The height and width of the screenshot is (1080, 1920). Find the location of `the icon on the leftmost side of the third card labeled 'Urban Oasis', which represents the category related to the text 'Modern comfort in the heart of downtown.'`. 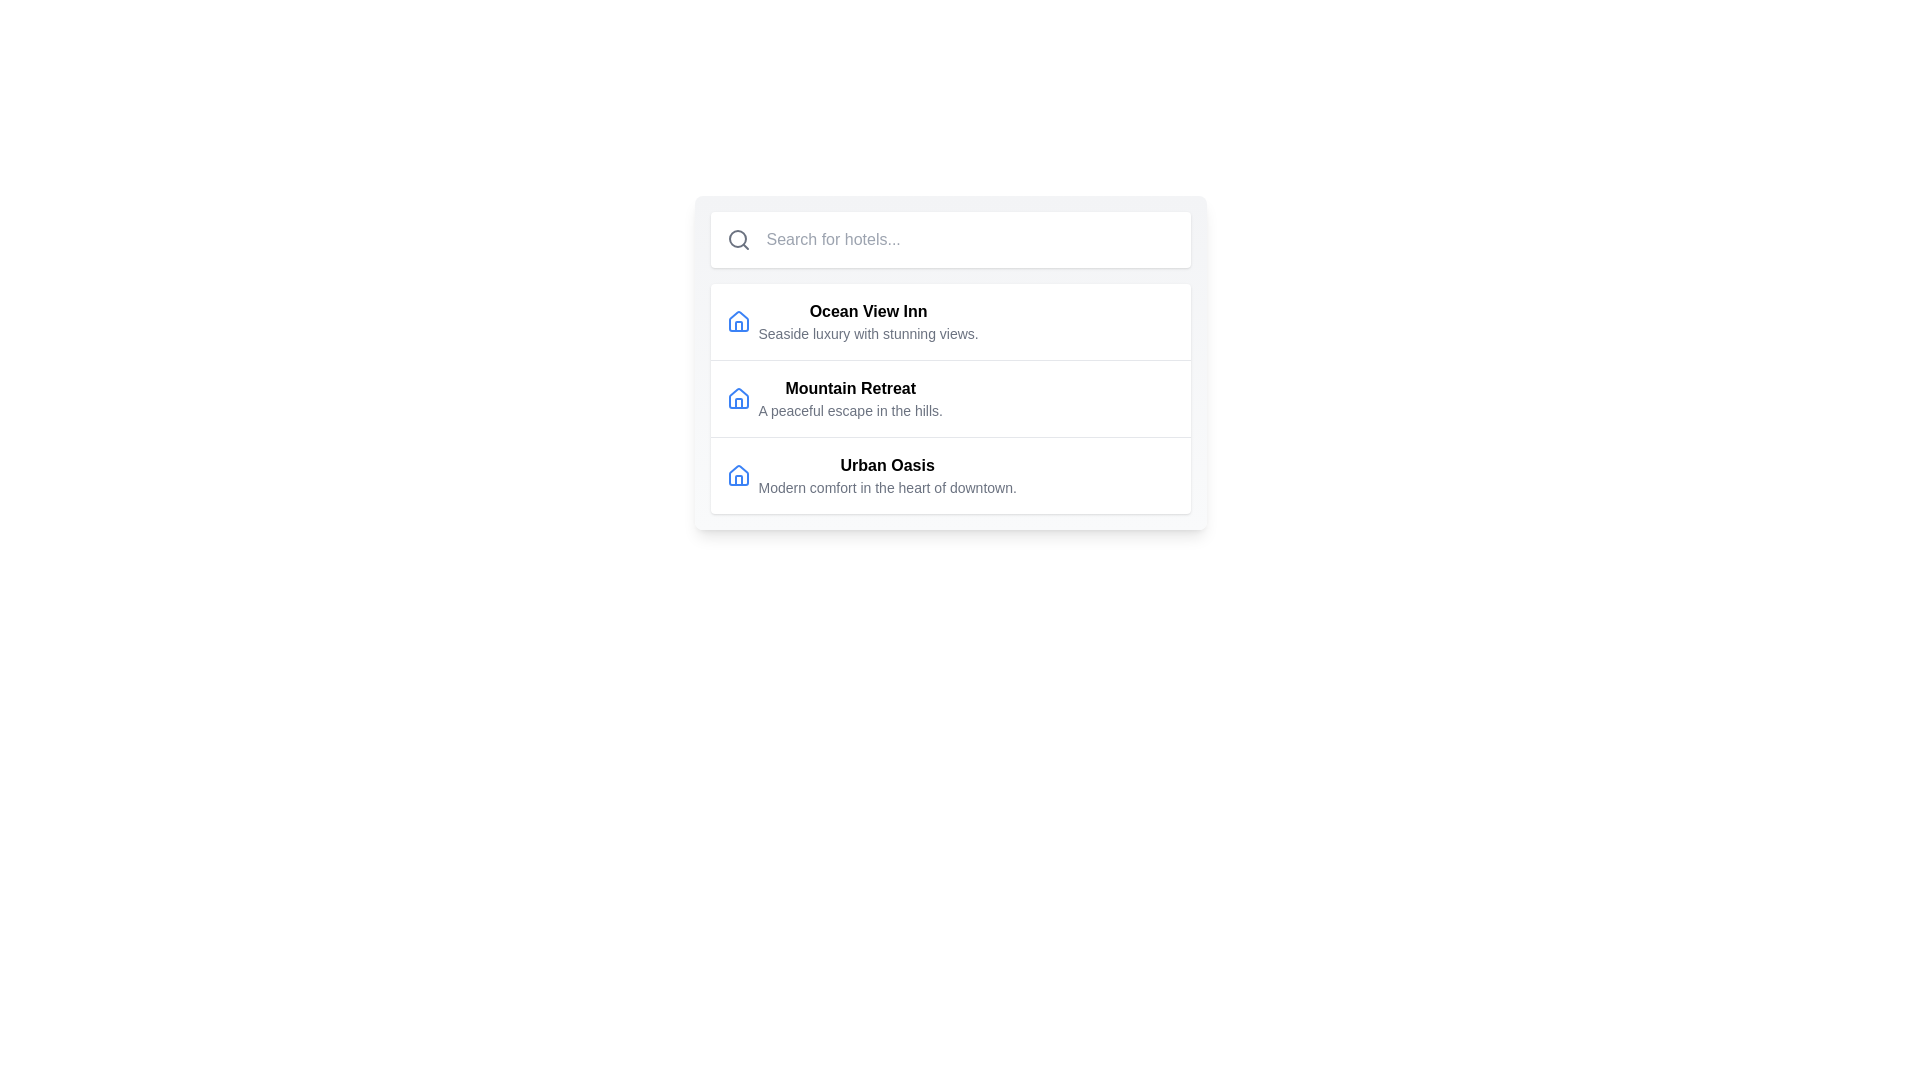

the icon on the leftmost side of the third card labeled 'Urban Oasis', which represents the category related to the text 'Modern comfort in the heart of downtown.' is located at coordinates (737, 475).